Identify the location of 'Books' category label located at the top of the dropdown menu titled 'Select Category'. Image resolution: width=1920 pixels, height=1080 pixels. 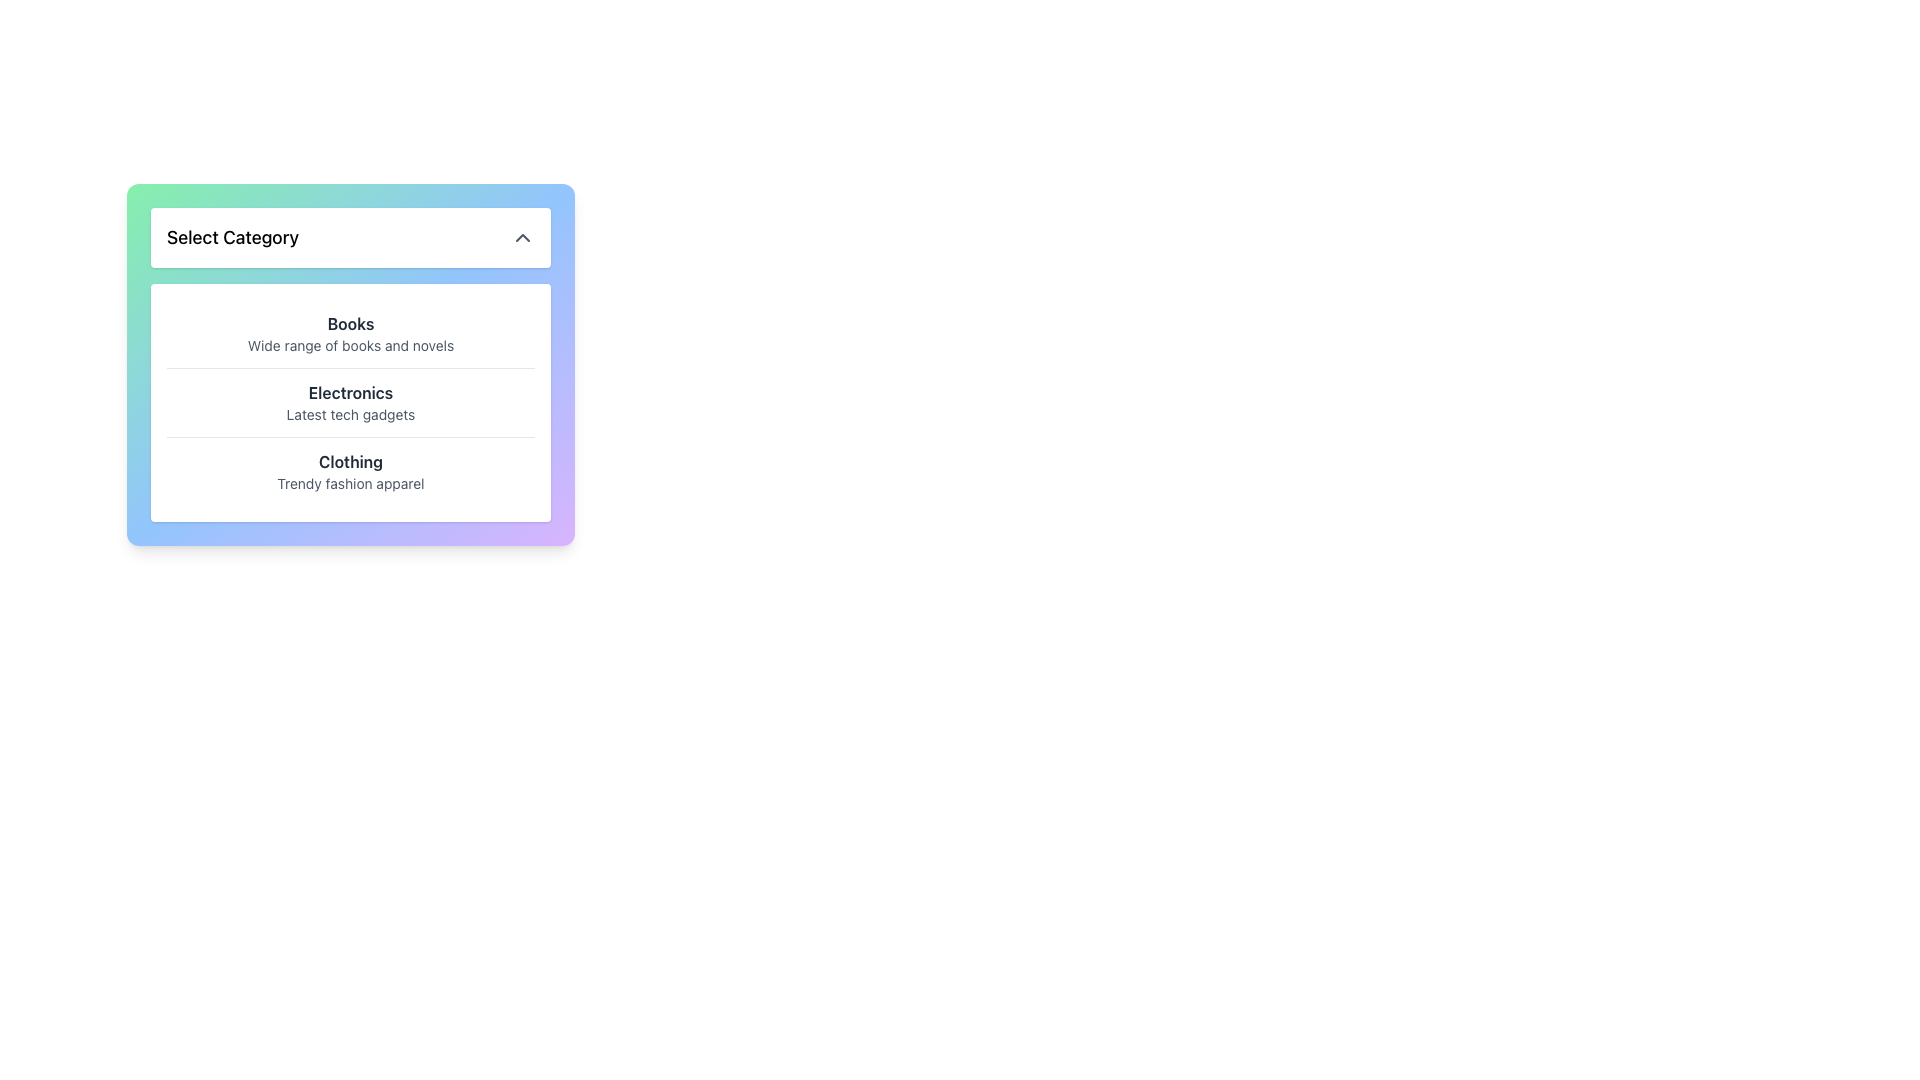
(350, 323).